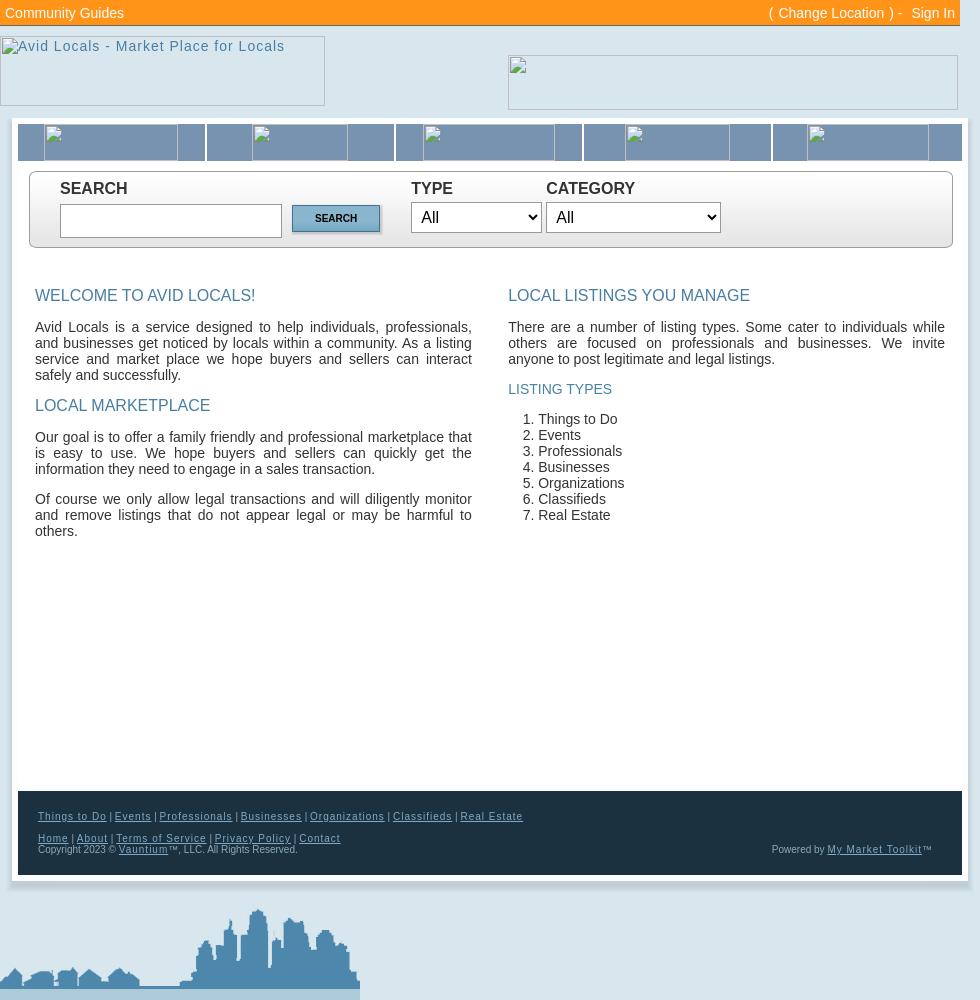 This screenshot has height=1000, width=980. I want to click on 'Home', so click(53, 837).